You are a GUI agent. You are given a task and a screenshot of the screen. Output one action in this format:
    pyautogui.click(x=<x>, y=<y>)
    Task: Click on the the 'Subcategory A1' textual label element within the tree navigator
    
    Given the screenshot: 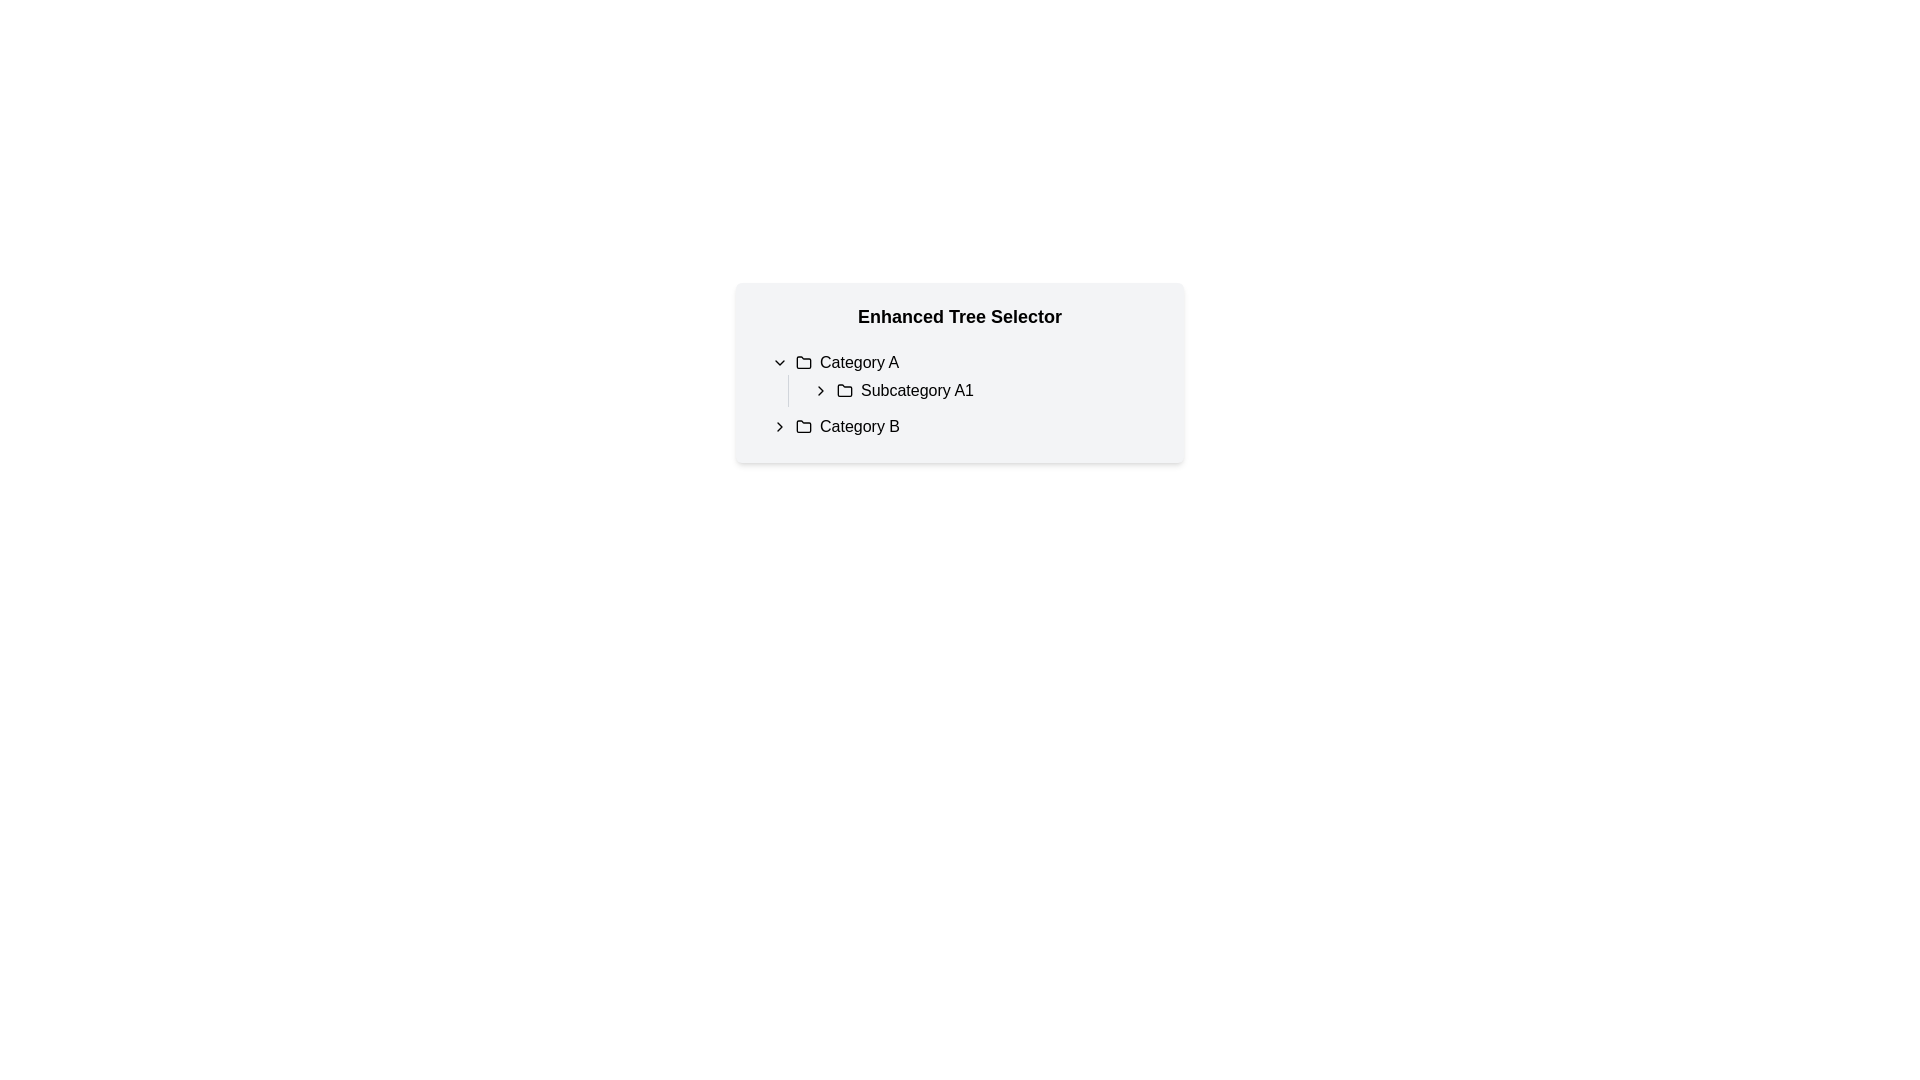 What is the action you would take?
    pyautogui.click(x=968, y=378)
    